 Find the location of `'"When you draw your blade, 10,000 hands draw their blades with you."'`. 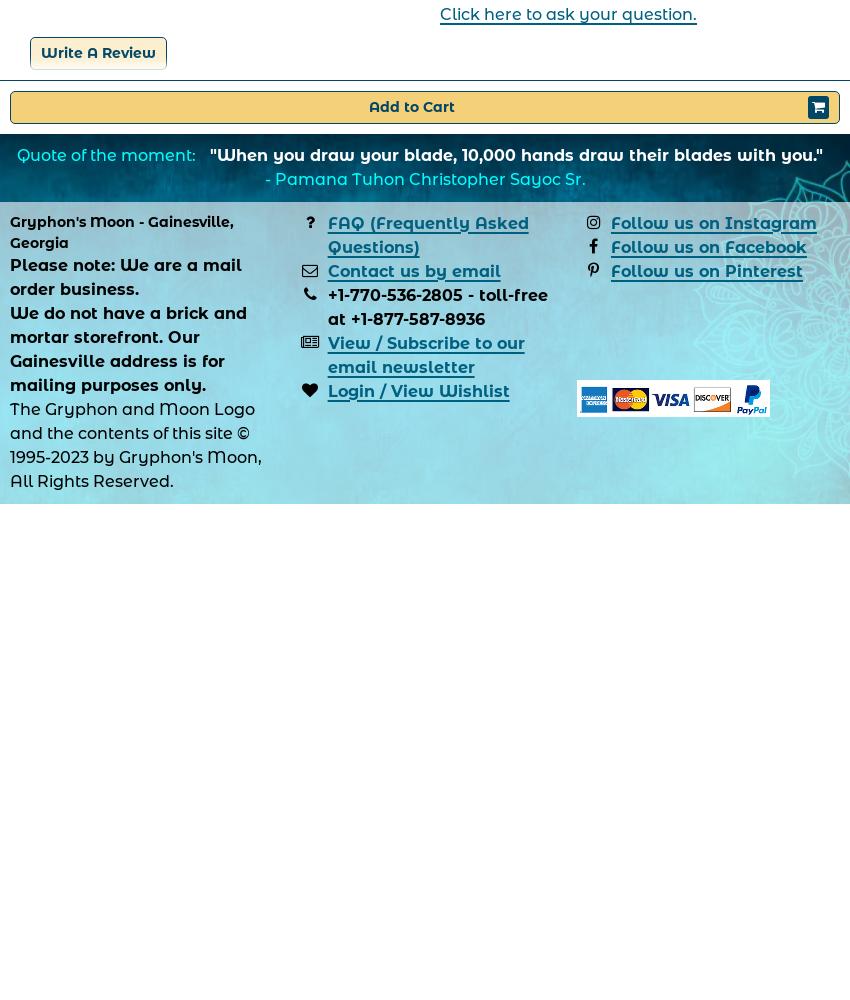

'"When you draw your blade, 10,000 hands draw their blades with you."' is located at coordinates (209, 154).